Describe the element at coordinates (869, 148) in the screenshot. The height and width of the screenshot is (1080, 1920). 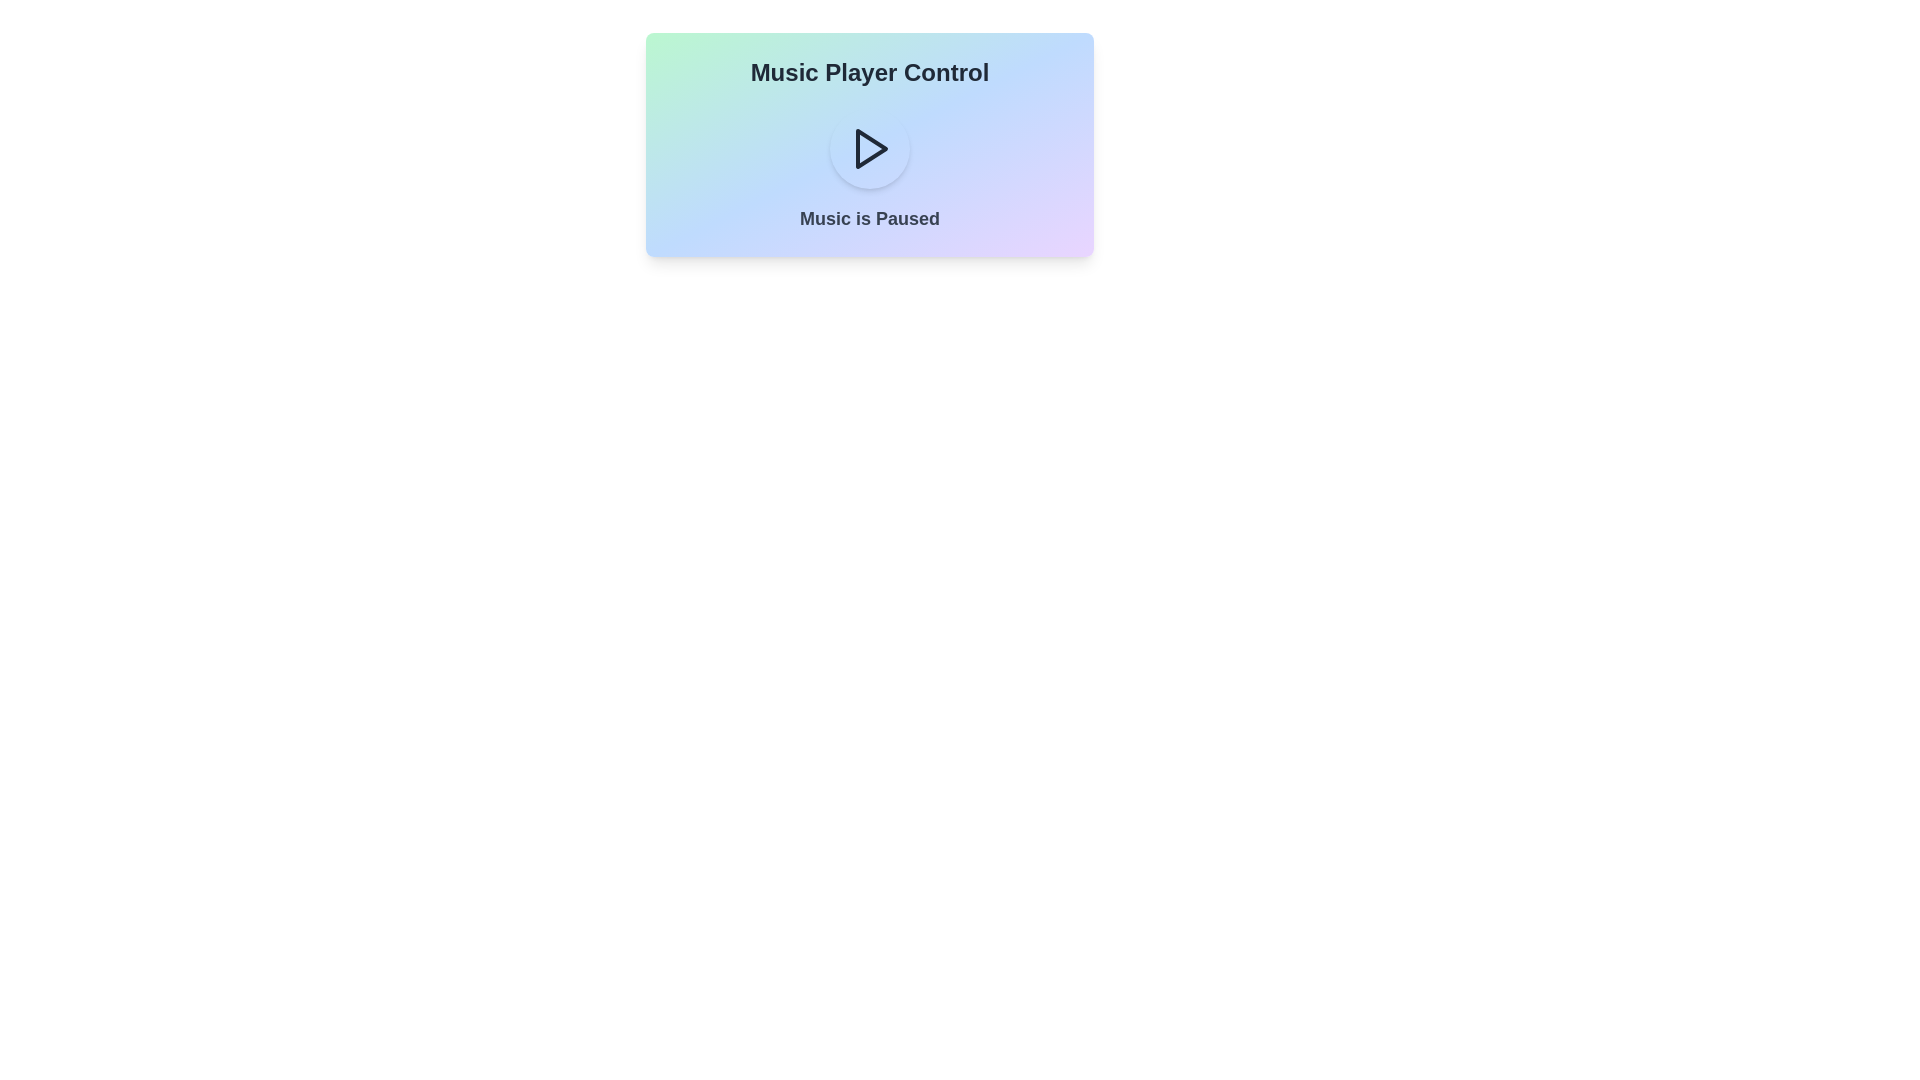
I see `the play/pause button to toggle the music player state` at that location.